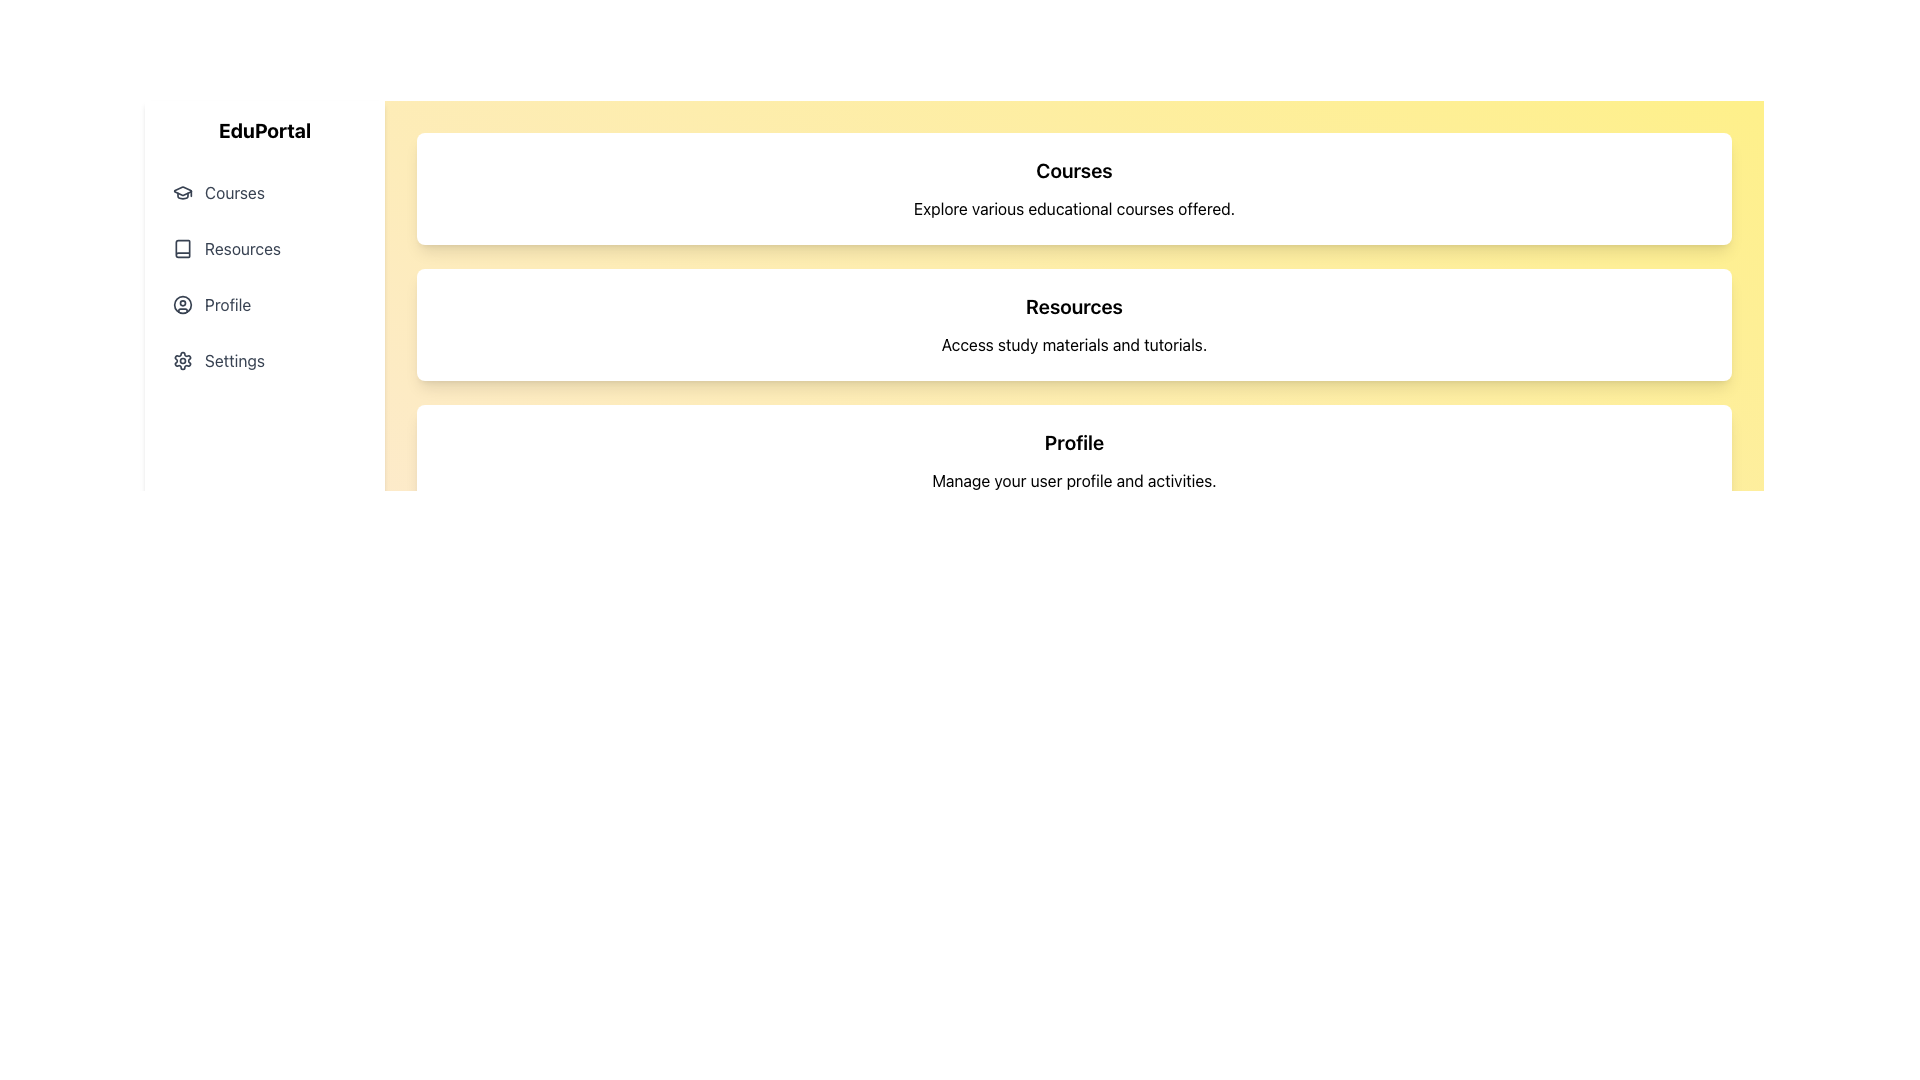 The width and height of the screenshot is (1920, 1080). I want to click on the 'Courses' button, which is the first item in the sidebar menu, so click(263, 192).